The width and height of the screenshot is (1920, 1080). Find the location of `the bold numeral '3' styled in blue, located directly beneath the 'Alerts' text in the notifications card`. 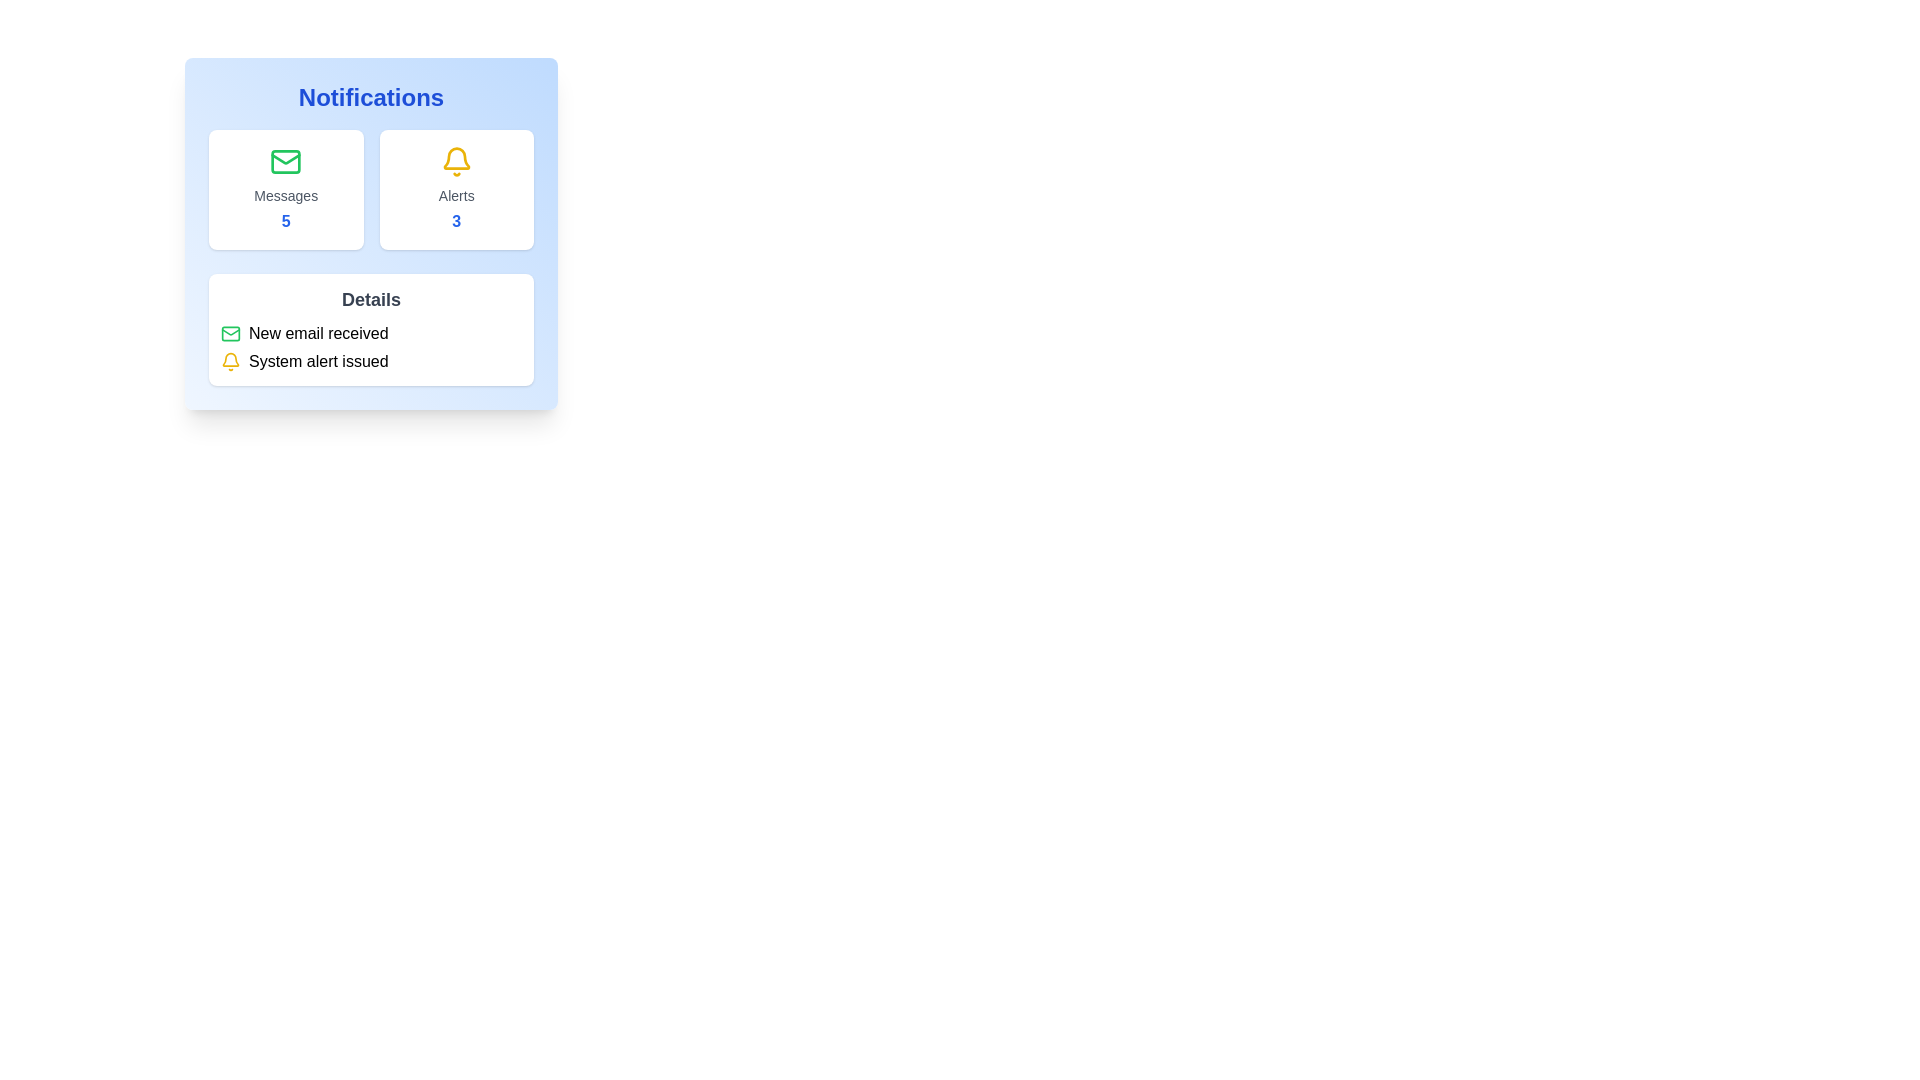

the bold numeral '3' styled in blue, located directly beneath the 'Alerts' text in the notifications card is located at coordinates (455, 222).